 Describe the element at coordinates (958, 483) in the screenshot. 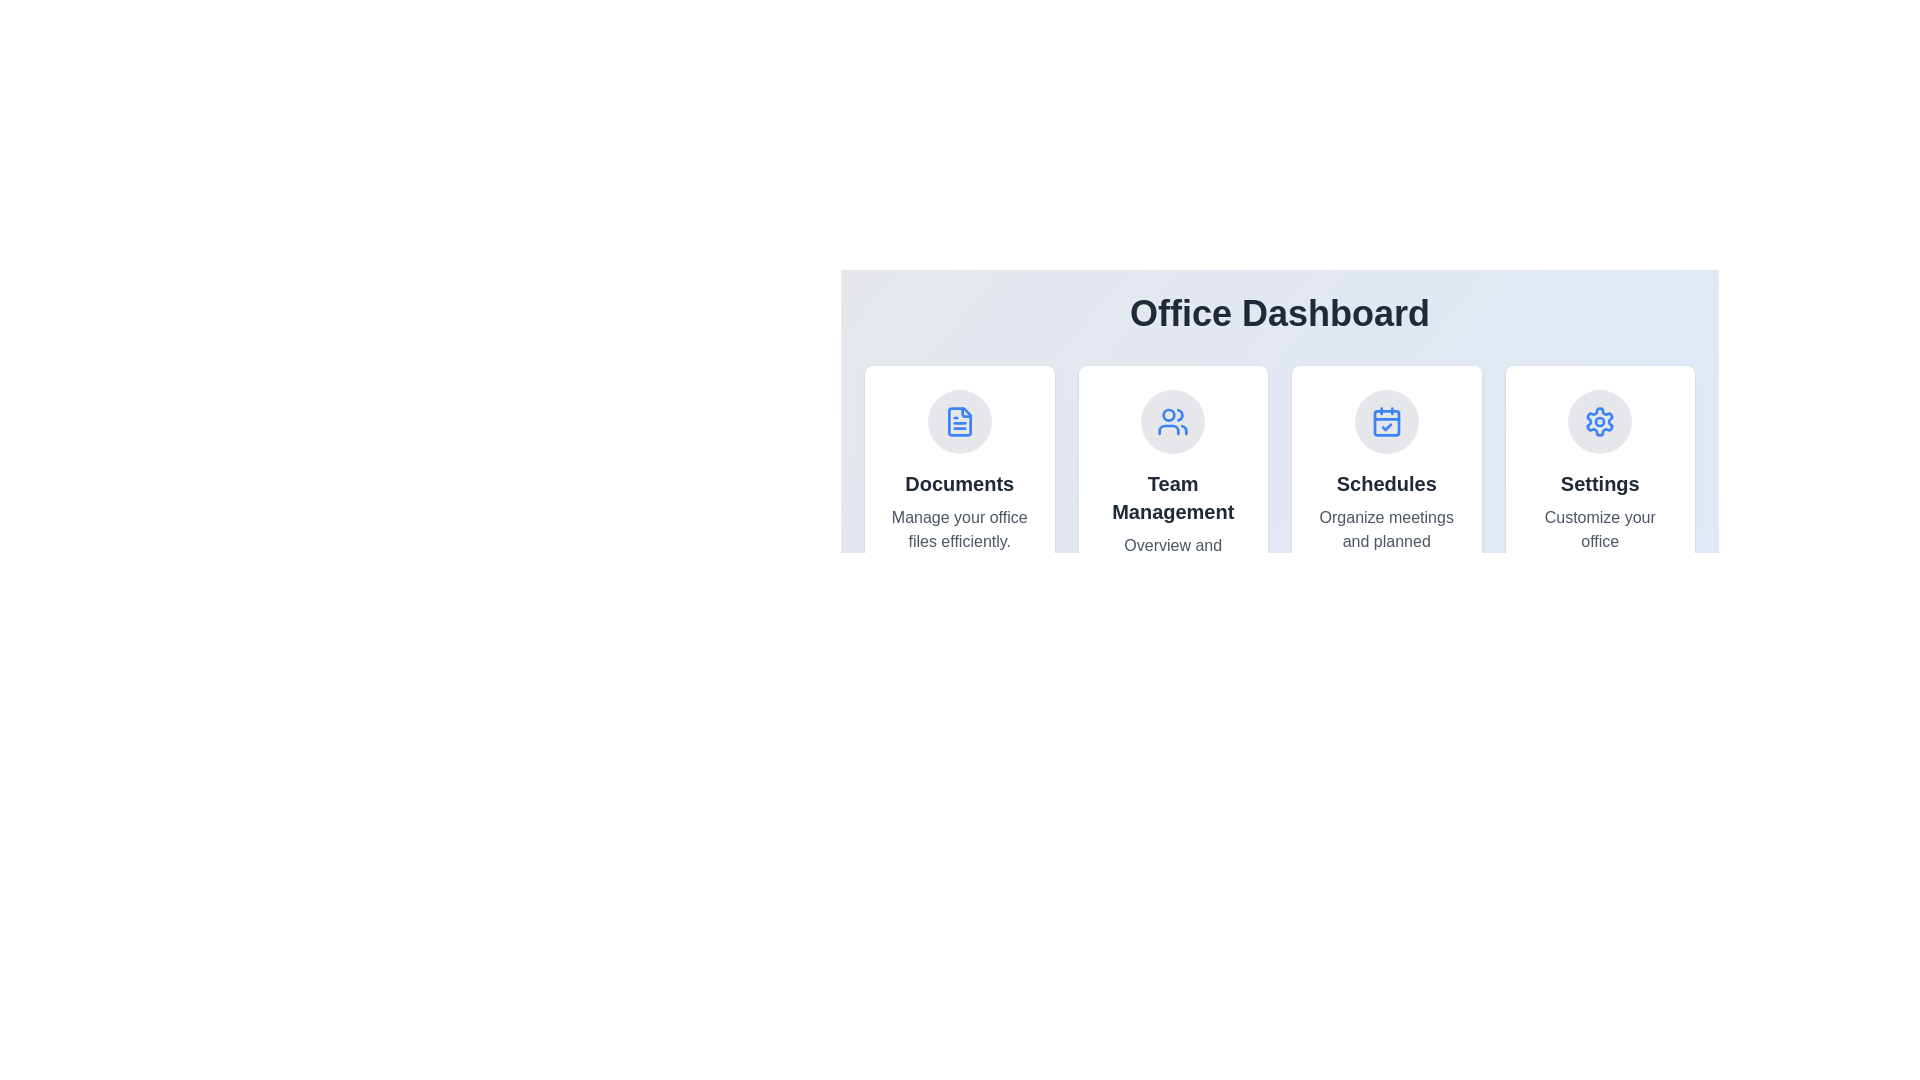

I see `the static textual label that describes the content or purpose of its card related to 'Documents' located in the first card under the 'Office Dashboard' heading` at that location.